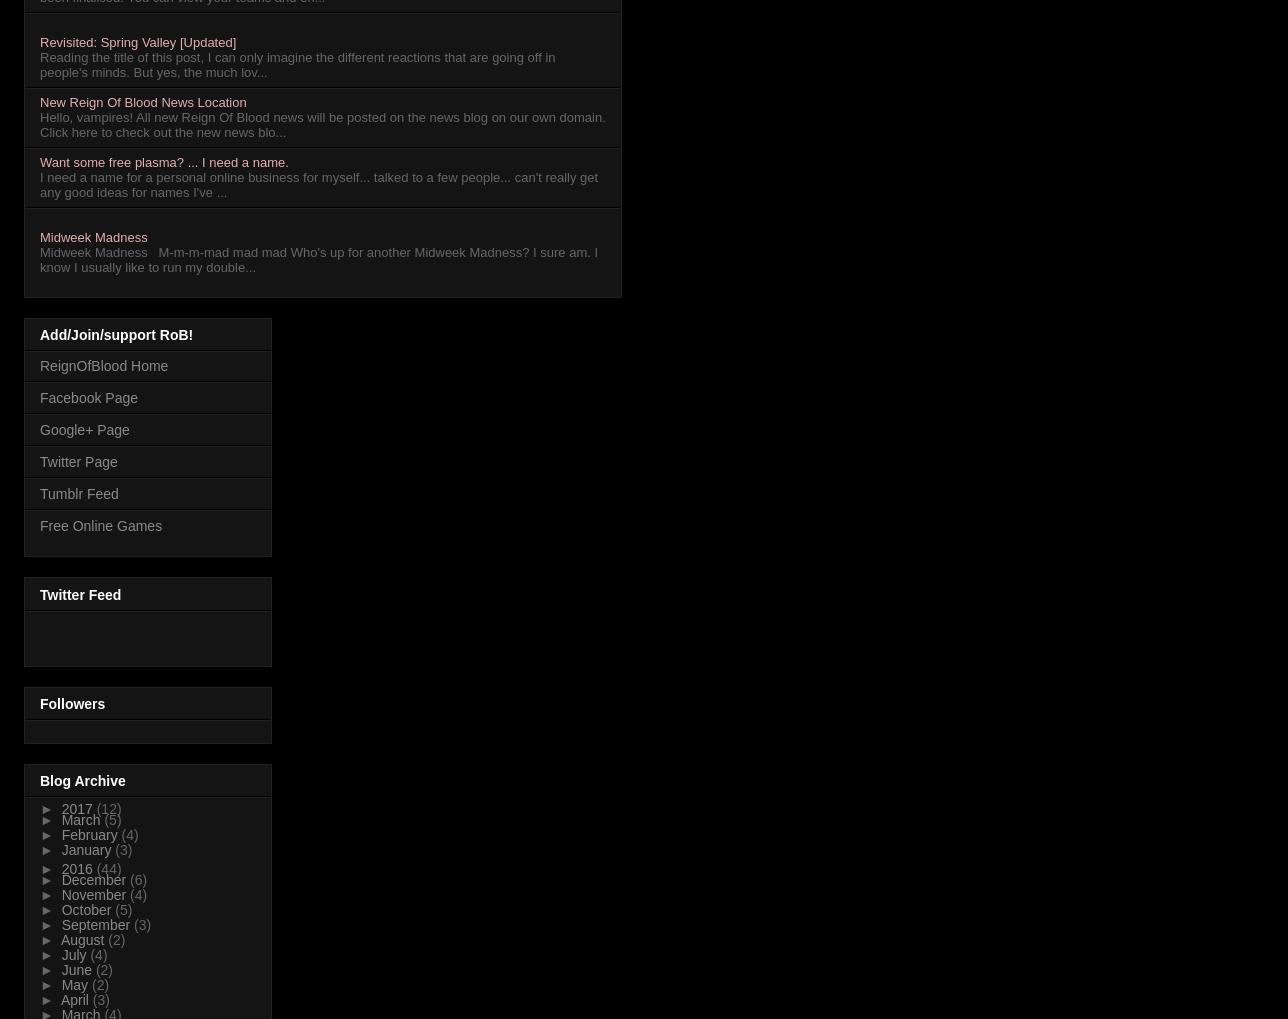  I want to click on 'August', so click(83, 939).